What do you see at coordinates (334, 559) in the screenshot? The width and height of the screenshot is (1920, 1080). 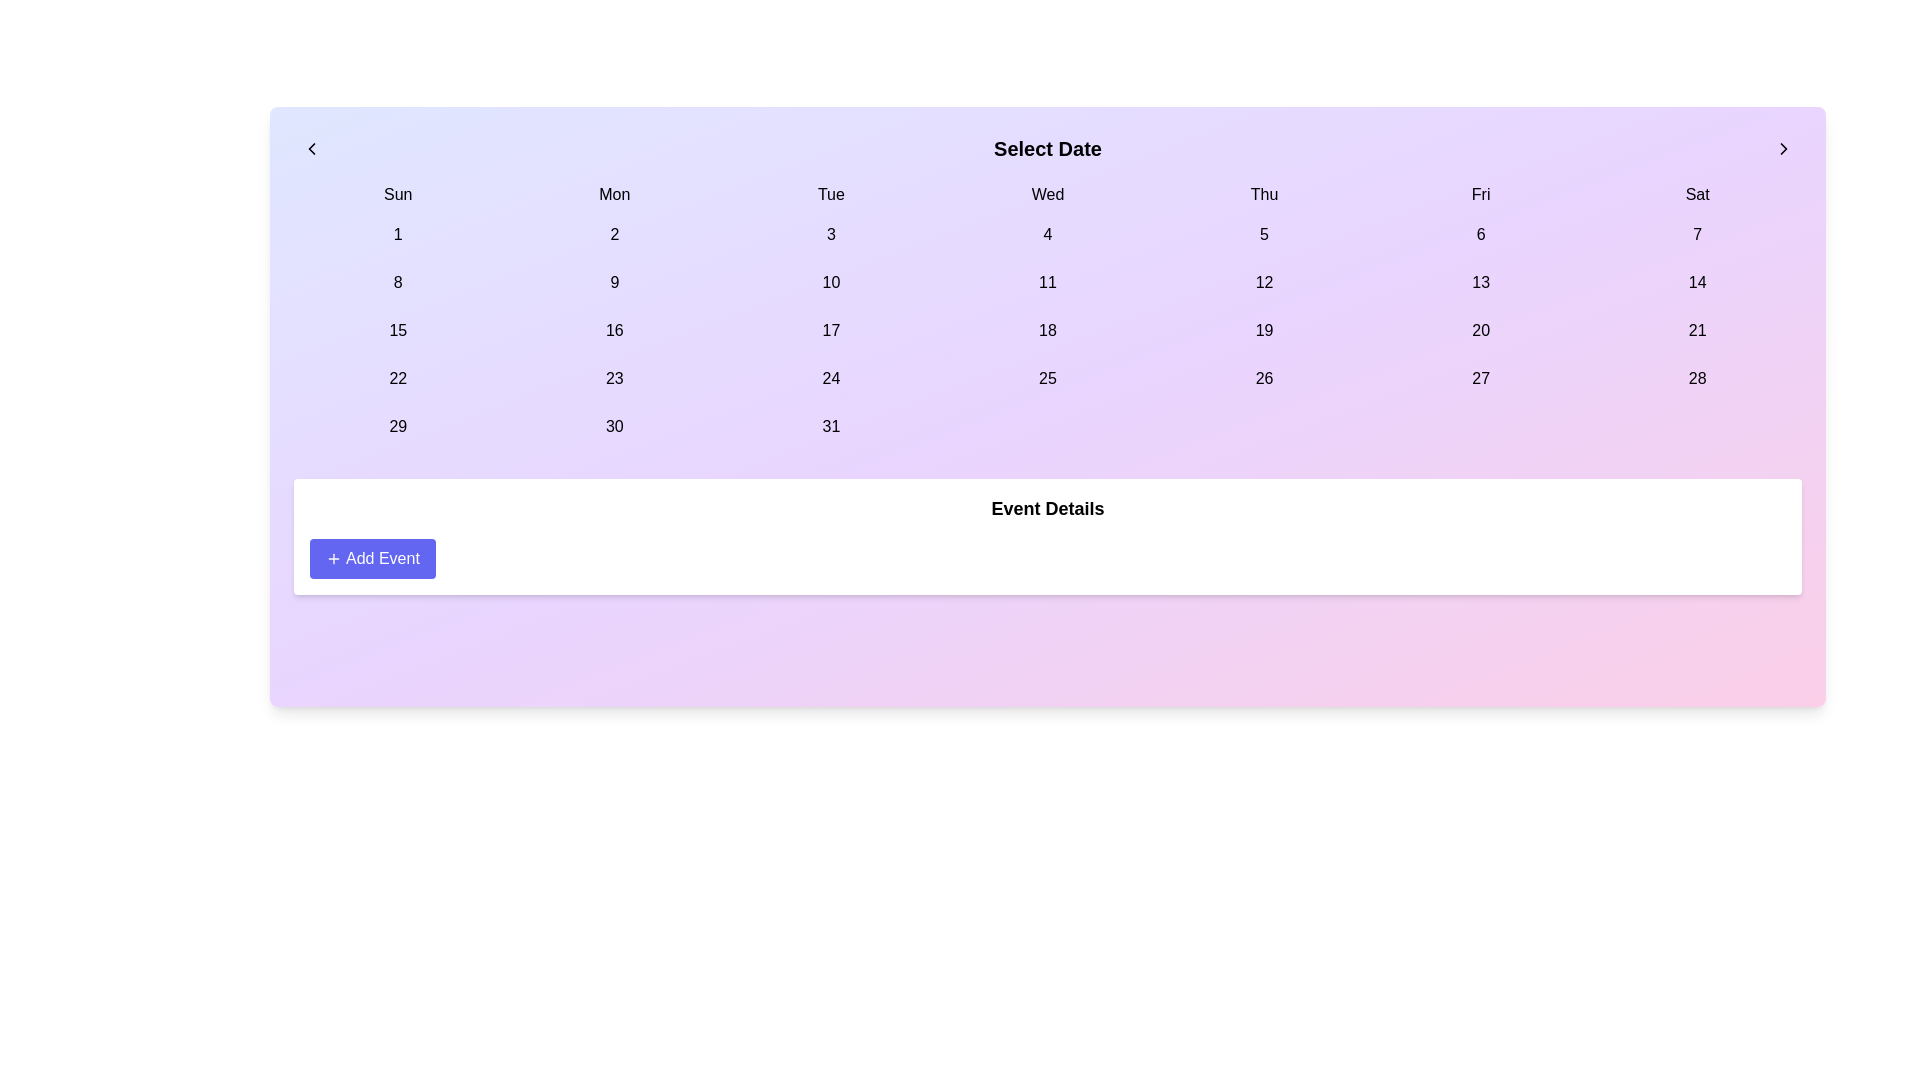 I see `the icon located to the left of the 'Add Event' button, which is positioned near the bottom of the interface, centered horizontally under the calendar` at bounding box center [334, 559].